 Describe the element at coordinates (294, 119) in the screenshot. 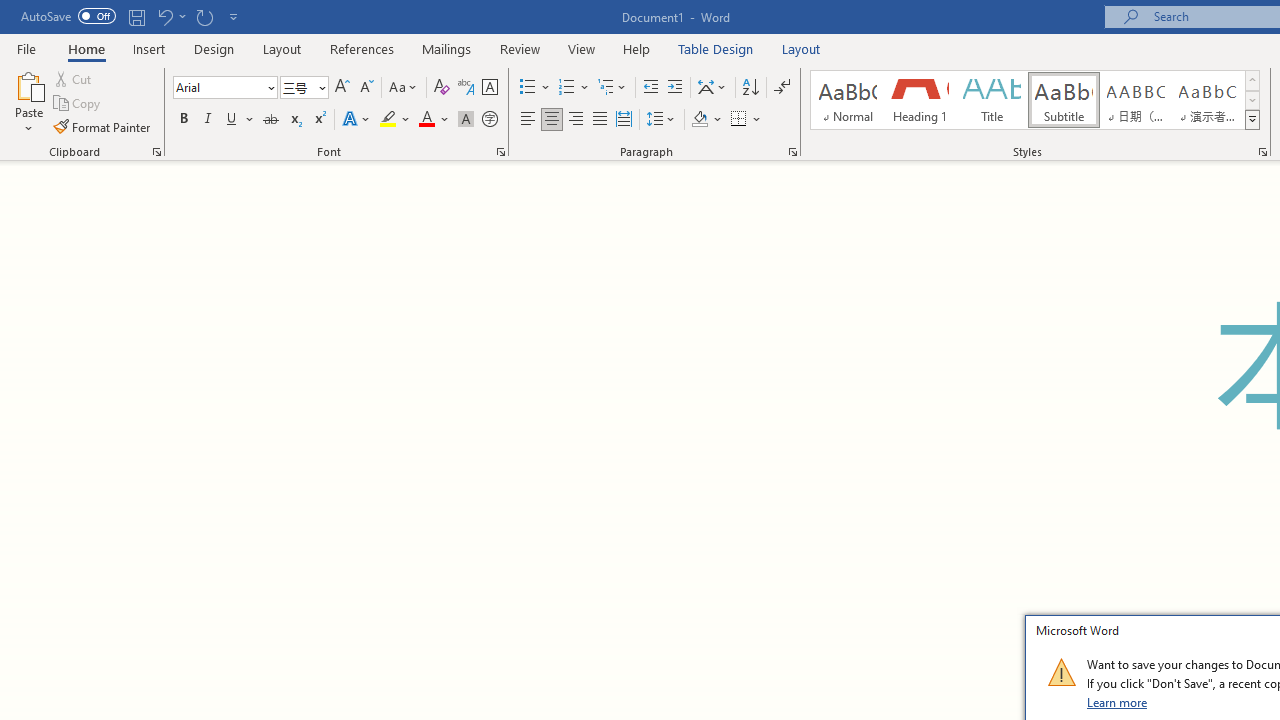

I see `'Subscript'` at that location.